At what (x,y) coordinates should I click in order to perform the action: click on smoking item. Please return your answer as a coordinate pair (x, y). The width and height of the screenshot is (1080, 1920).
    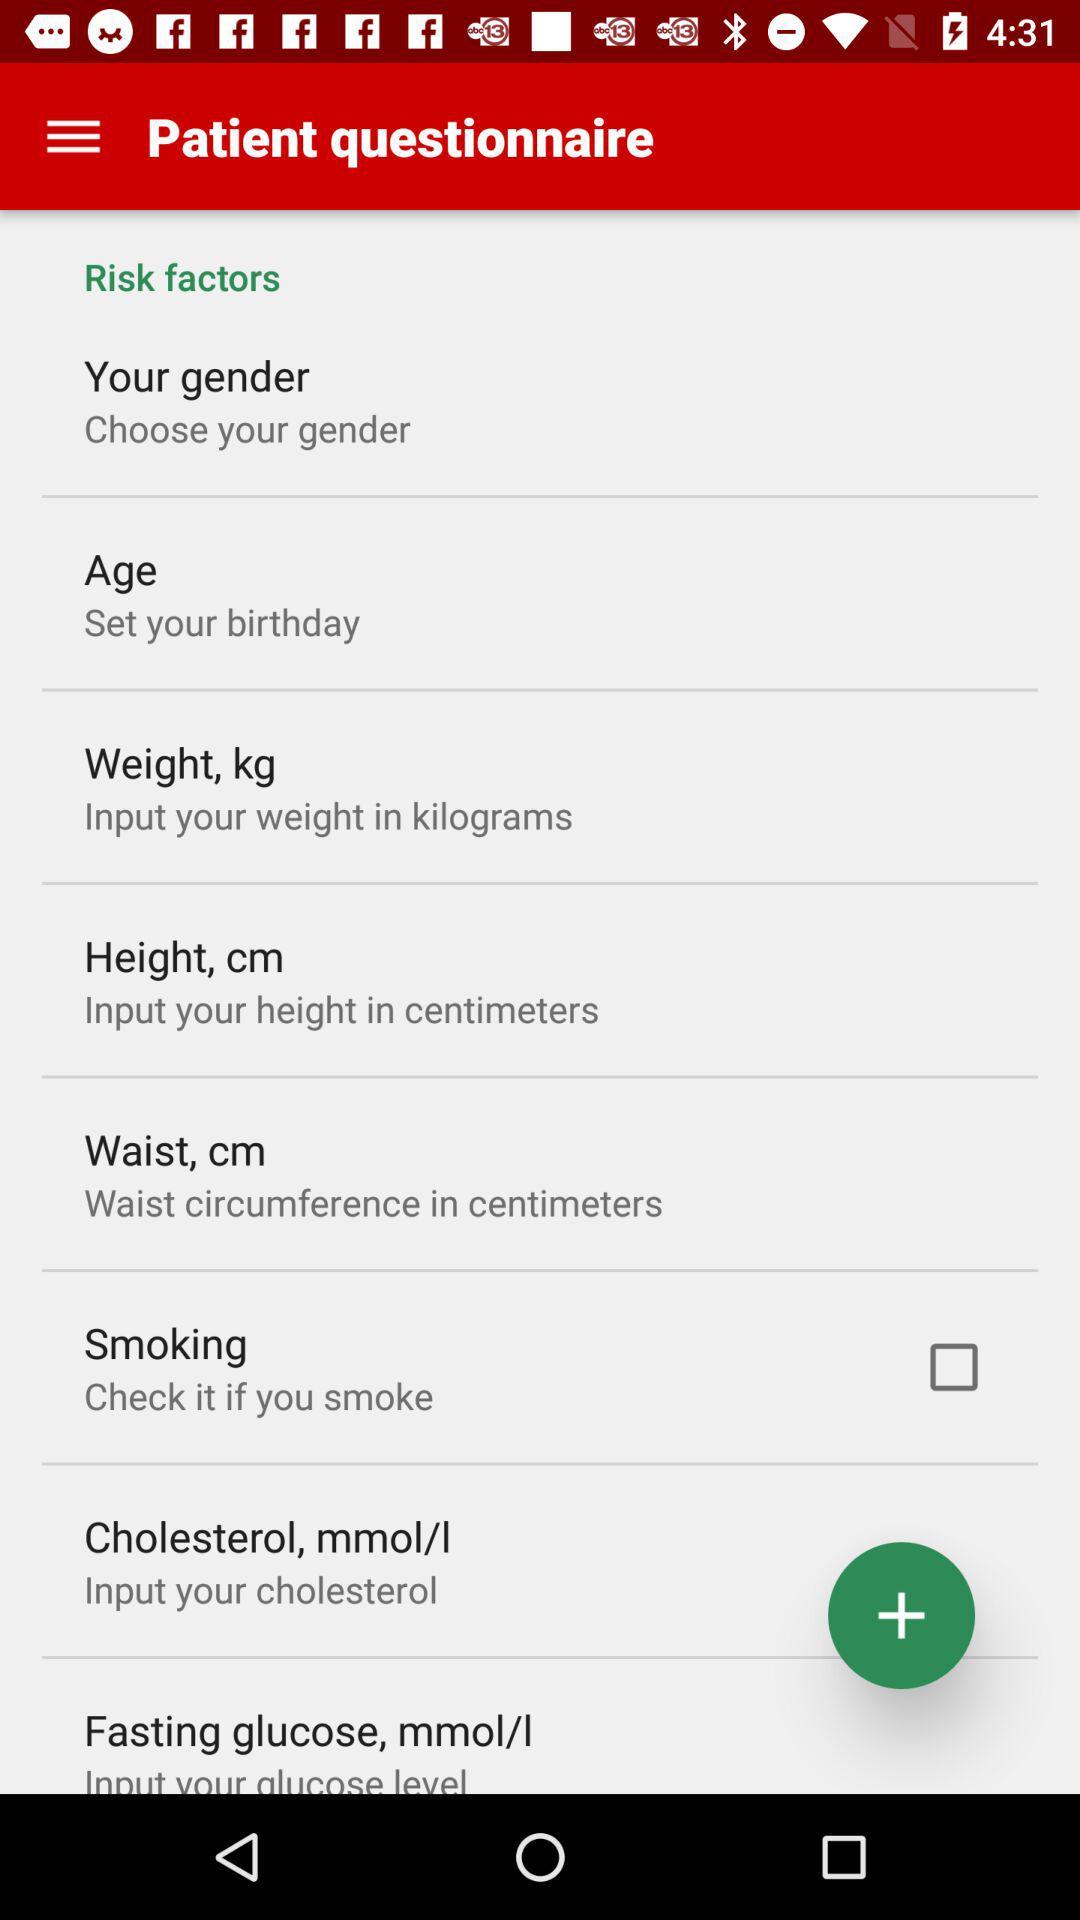
    Looking at the image, I should click on (164, 1342).